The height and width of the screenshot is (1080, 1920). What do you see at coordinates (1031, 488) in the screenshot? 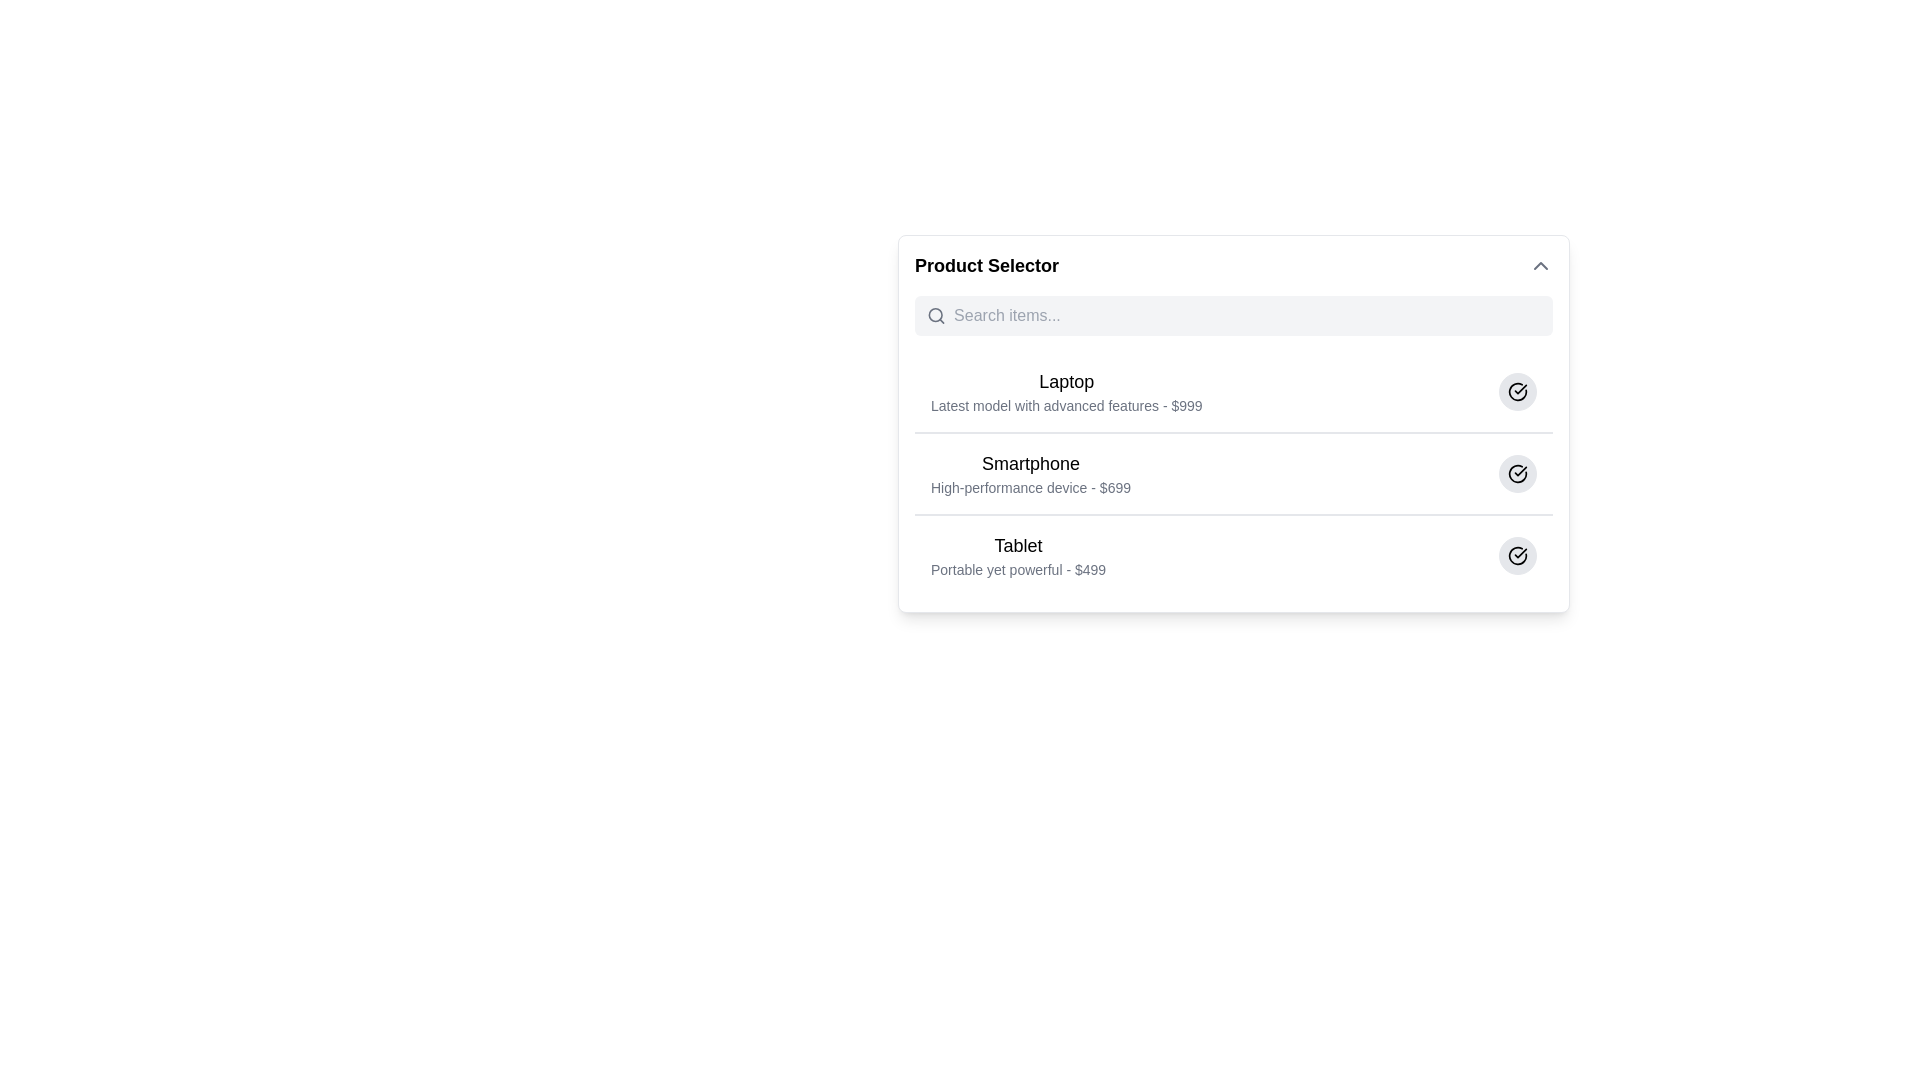
I see `the label text reading 'High-performance device - $699', which is styled in a small, light gray font and positioned directly beneath the bold header 'Smartphone'` at bounding box center [1031, 488].